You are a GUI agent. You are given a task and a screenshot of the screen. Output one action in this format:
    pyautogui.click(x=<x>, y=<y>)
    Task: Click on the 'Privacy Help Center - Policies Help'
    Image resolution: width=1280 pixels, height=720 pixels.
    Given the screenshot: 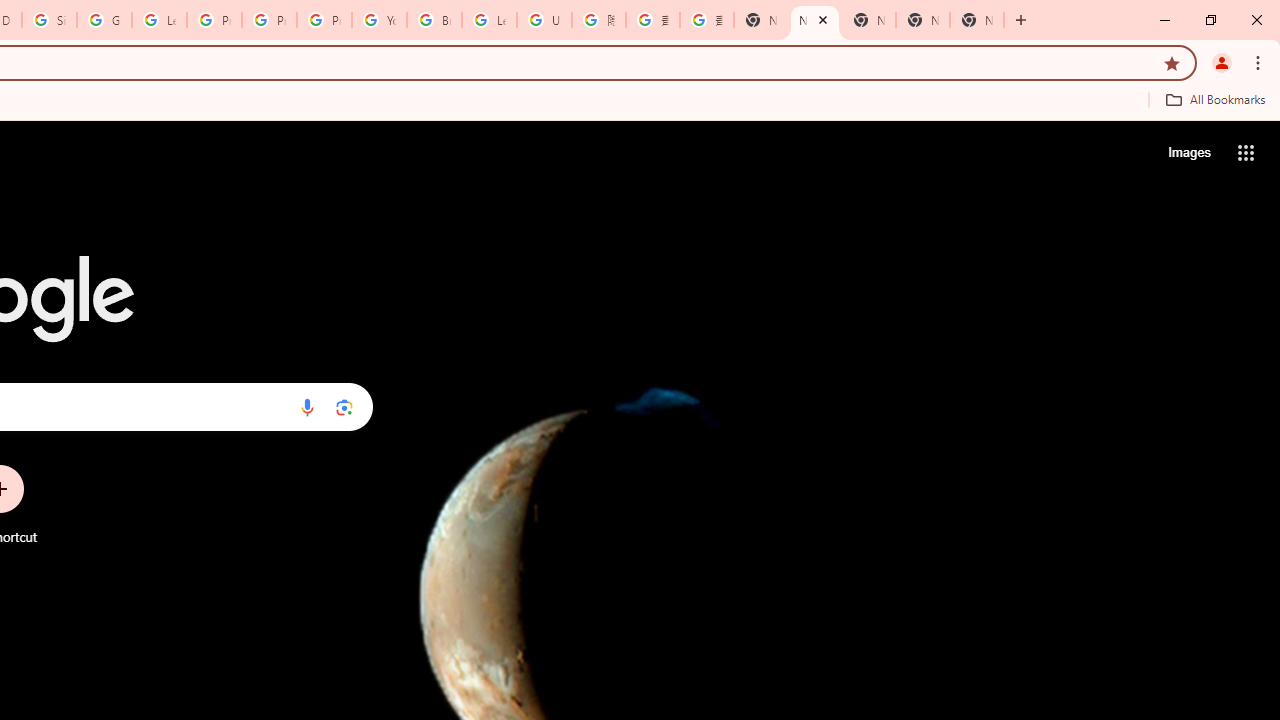 What is the action you would take?
    pyautogui.click(x=214, y=20)
    